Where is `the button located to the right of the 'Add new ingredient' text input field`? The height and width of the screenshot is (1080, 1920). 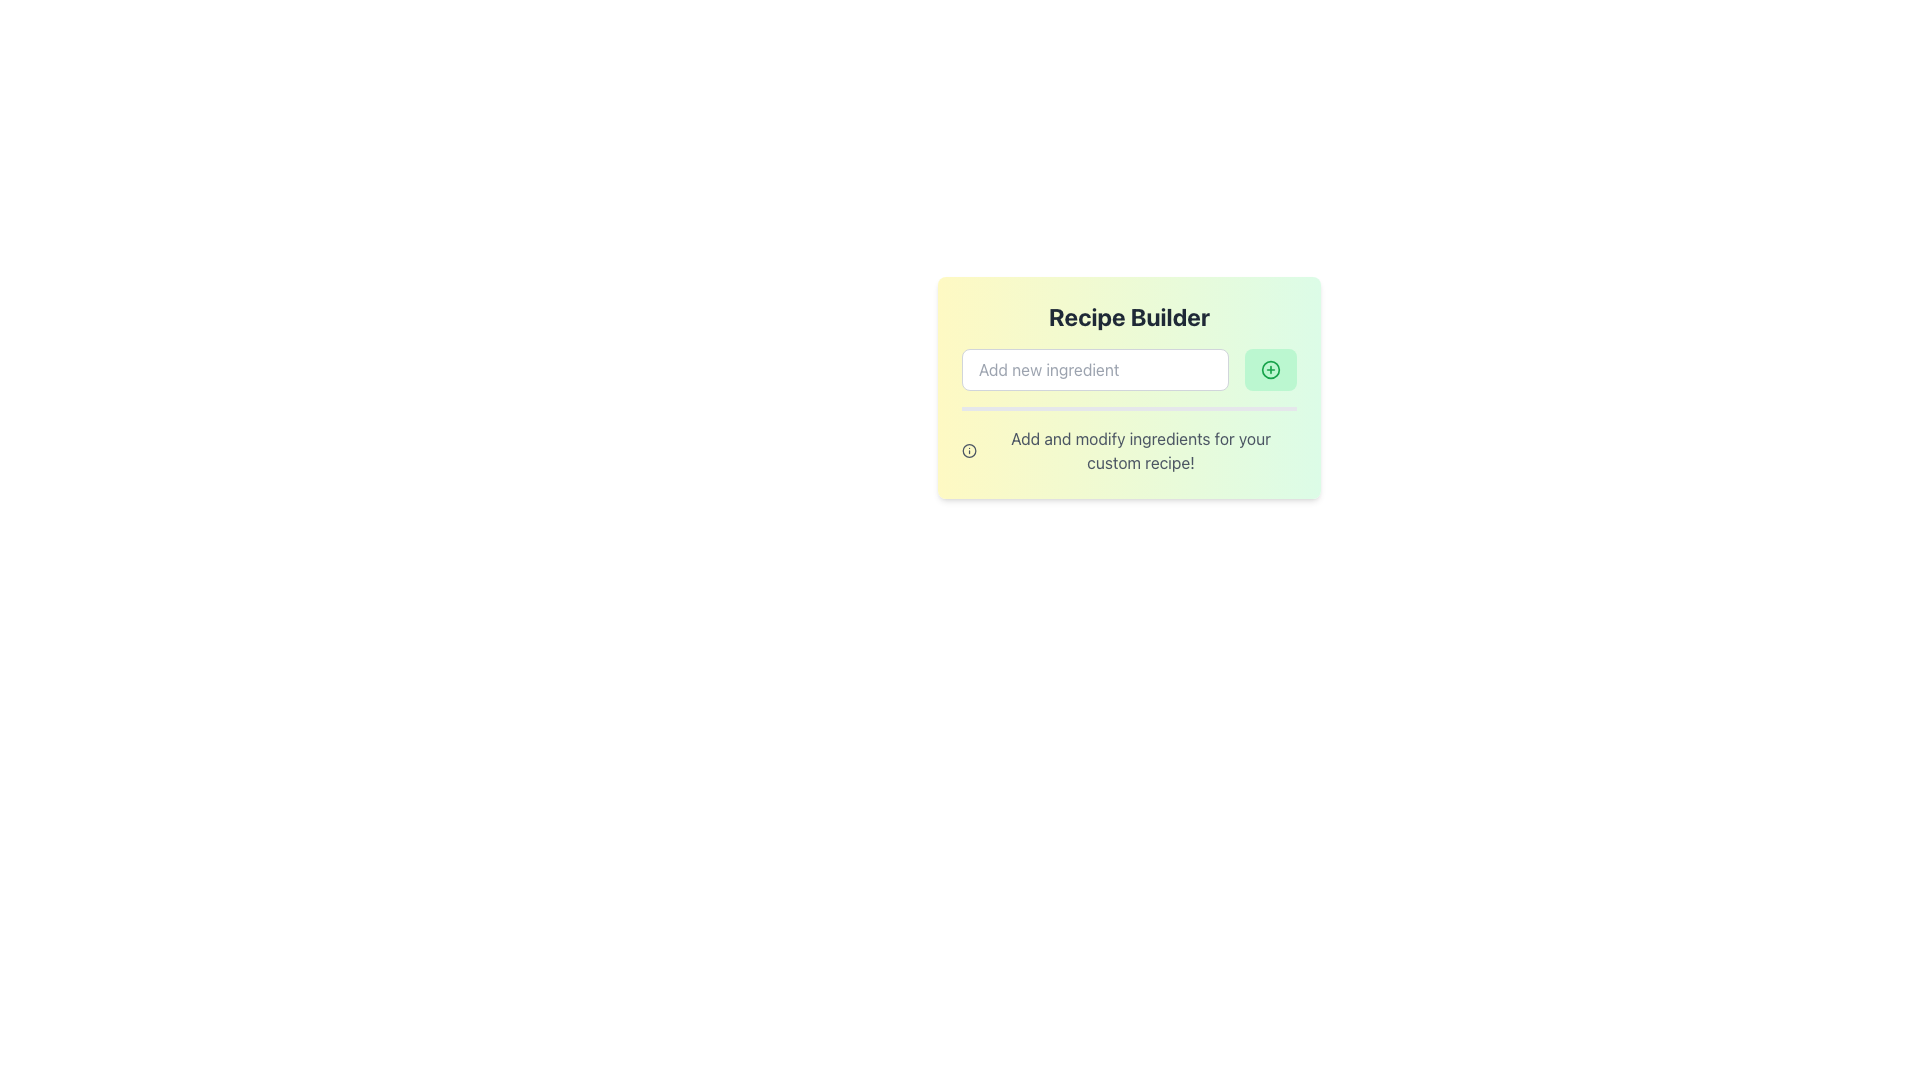 the button located to the right of the 'Add new ingredient' text input field is located at coordinates (1270, 370).